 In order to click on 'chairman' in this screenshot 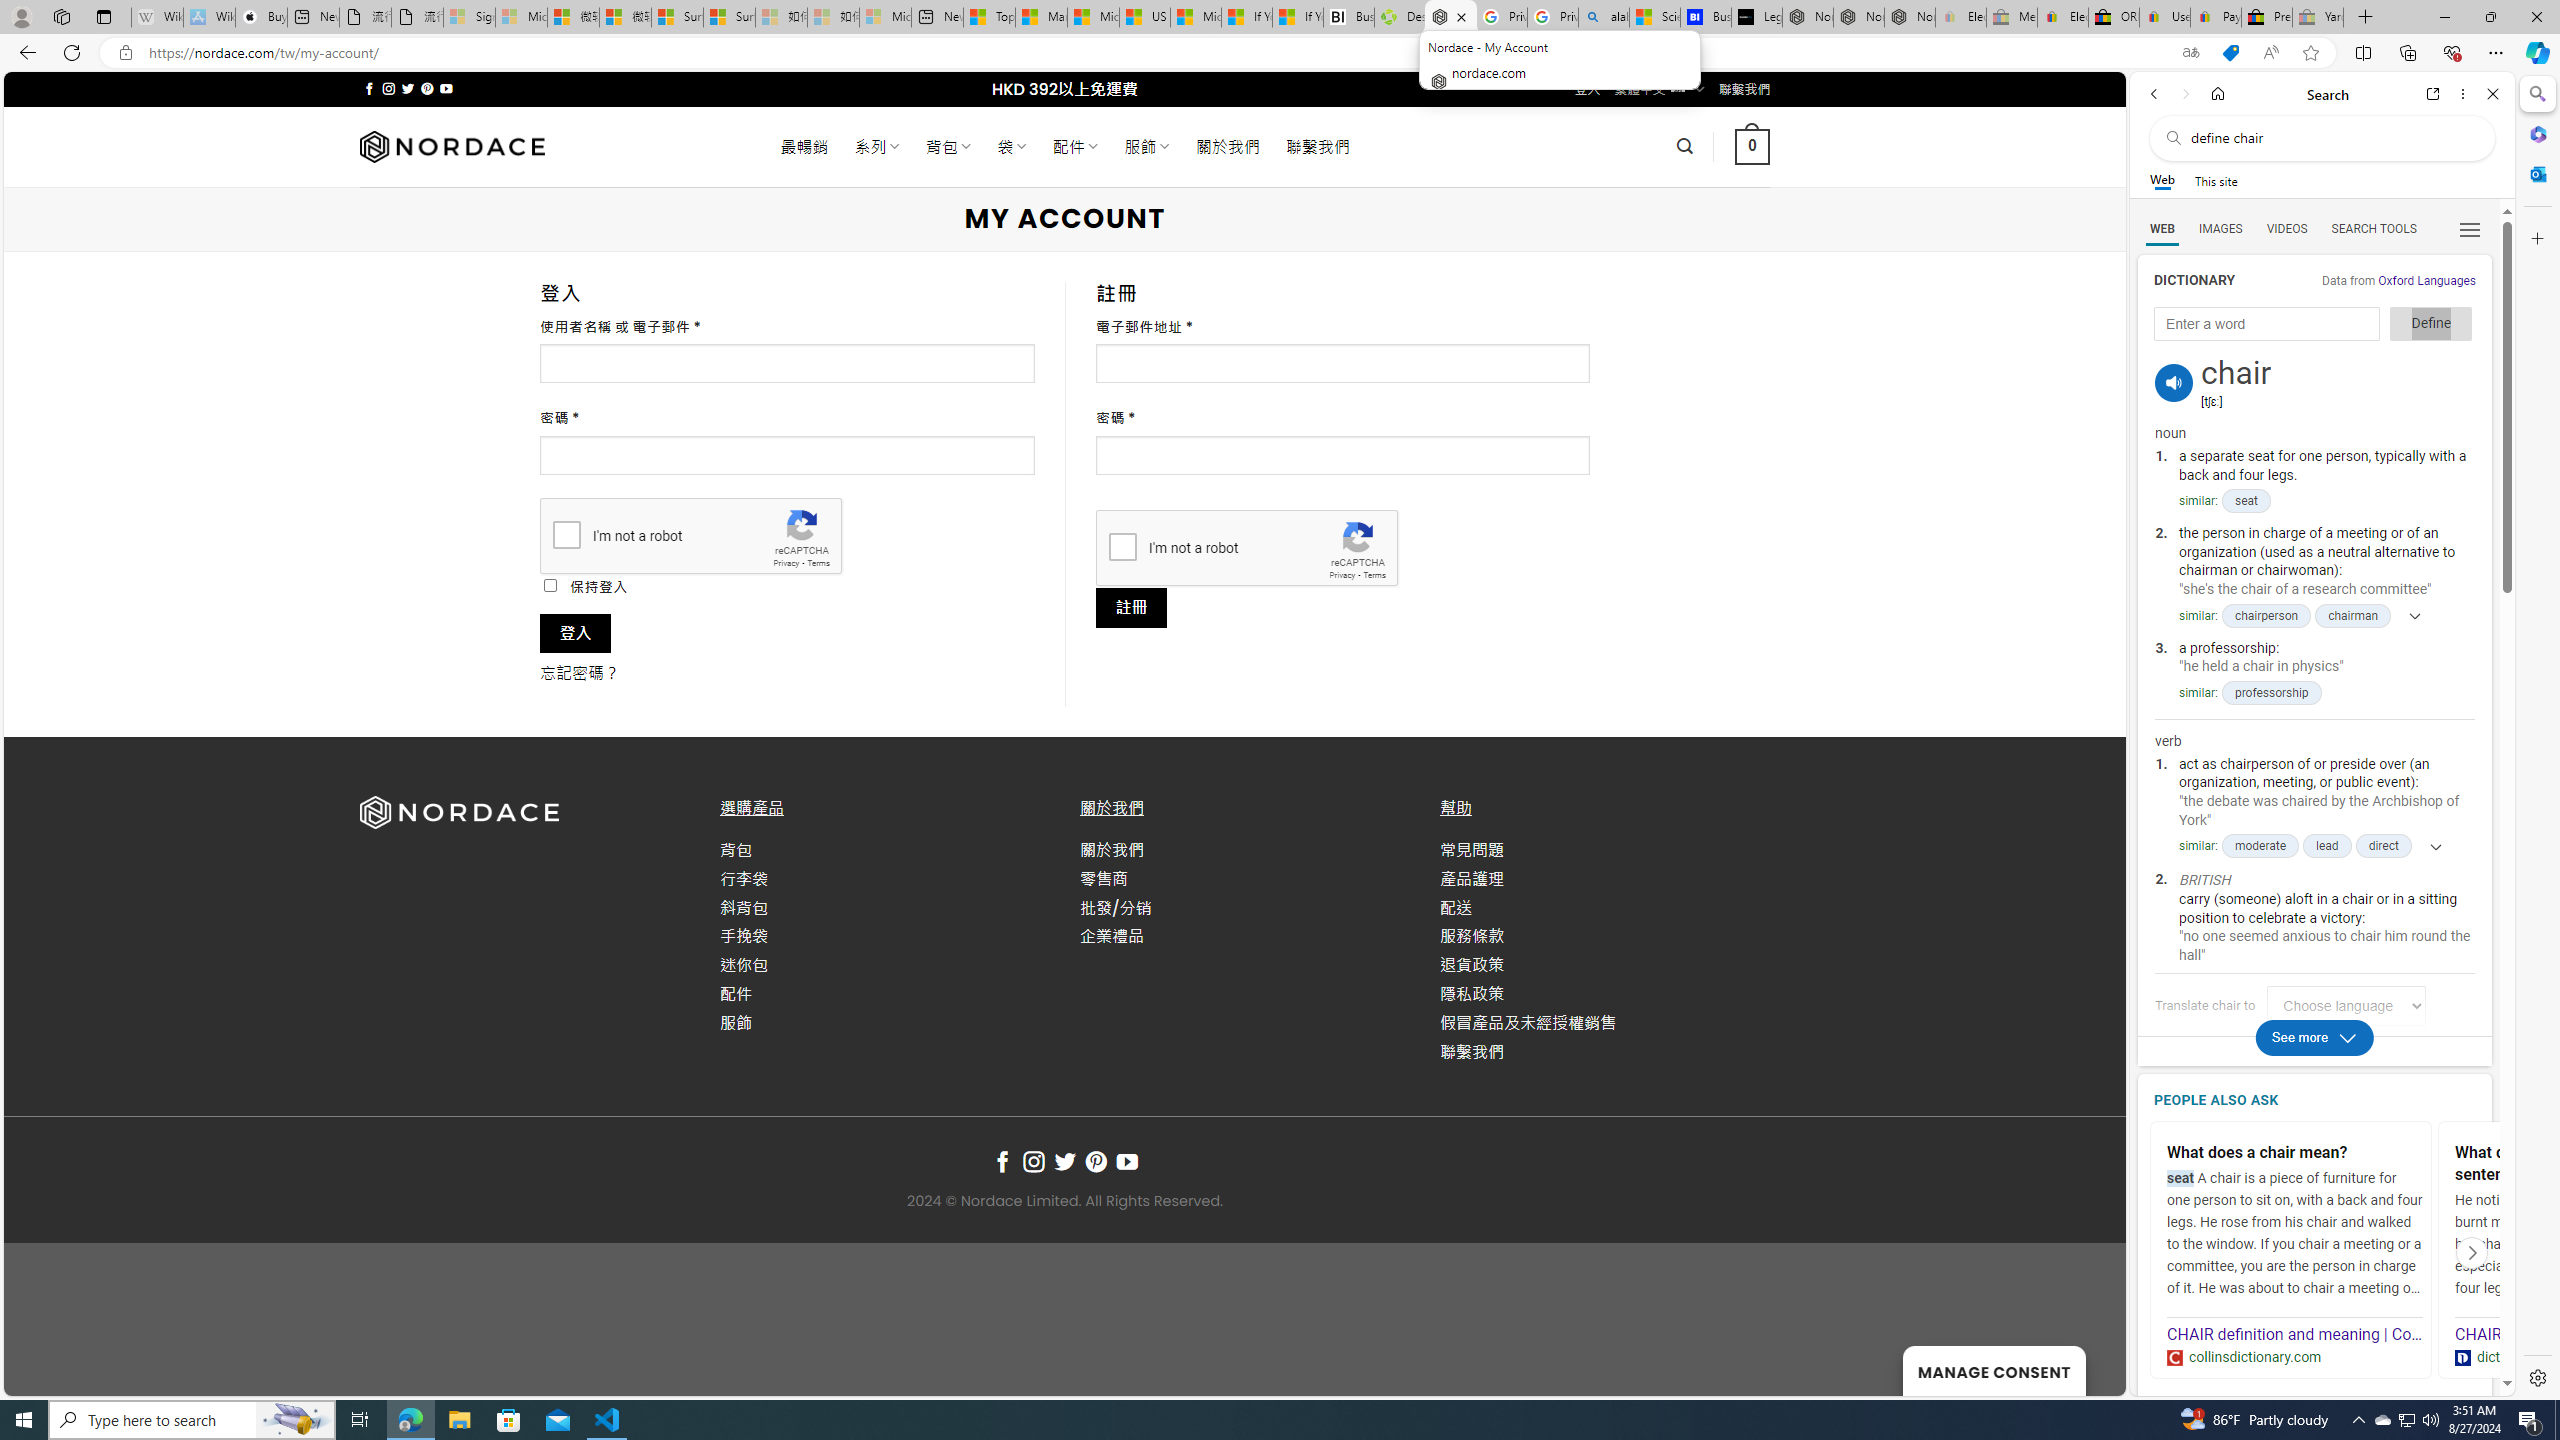, I will do `click(2352, 614)`.